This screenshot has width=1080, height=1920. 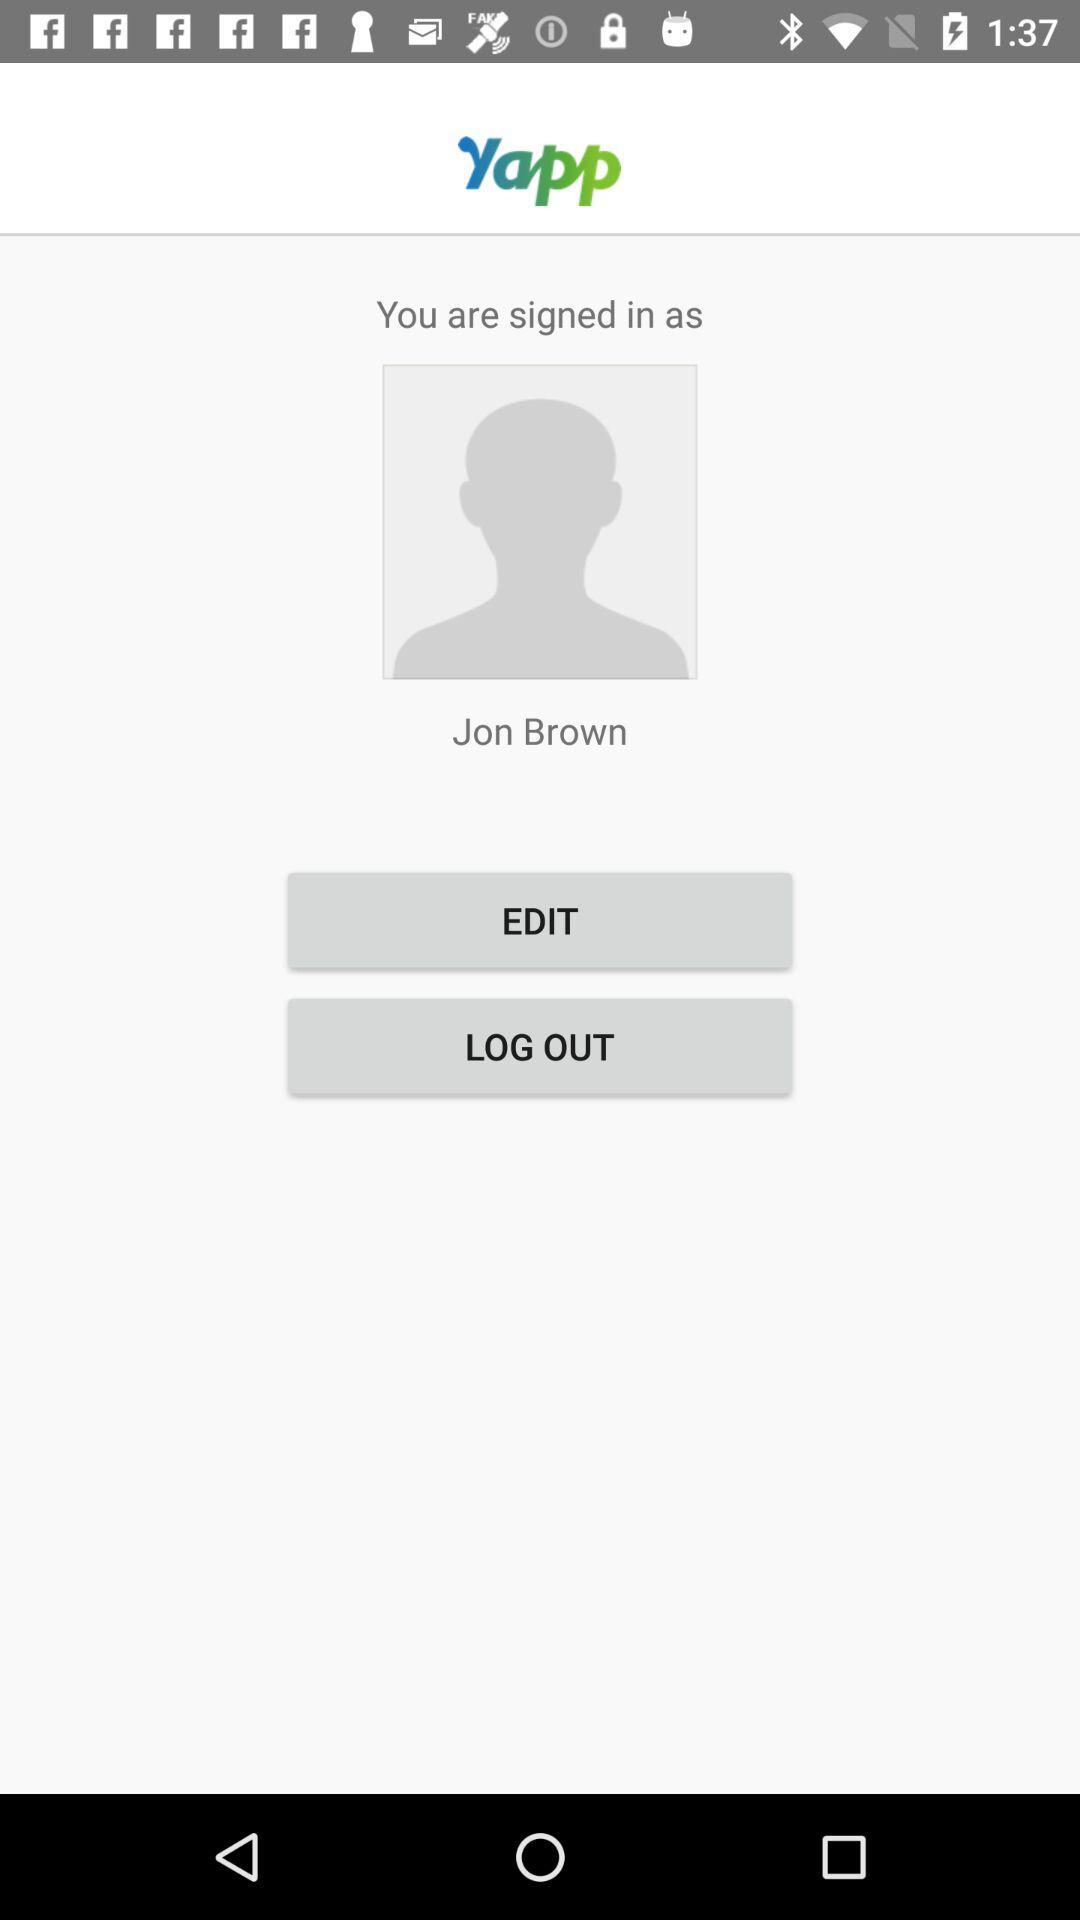 What do you see at coordinates (540, 919) in the screenshot?
I see `the edit icon` at bounding box center [540, 919].